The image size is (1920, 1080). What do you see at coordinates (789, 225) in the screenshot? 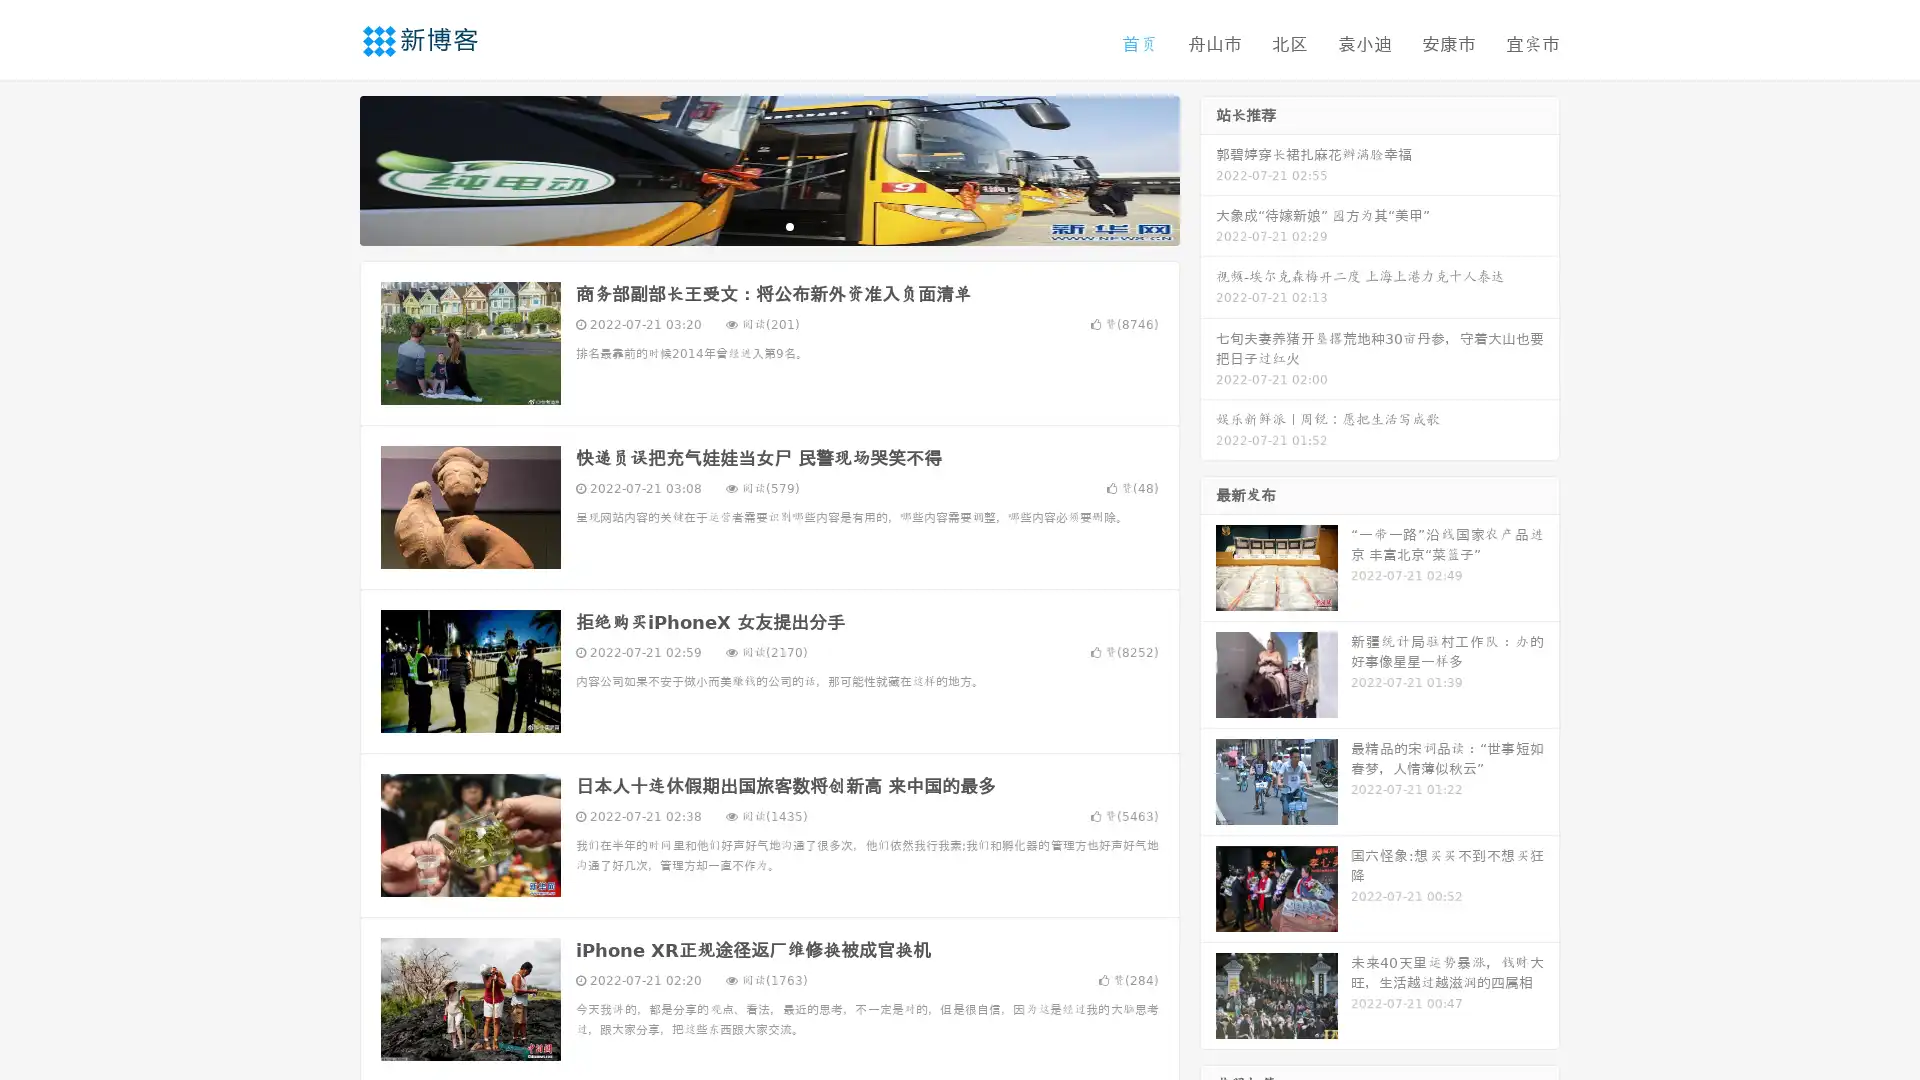
I see `Go to slide 3` at bounding box center [789, 225].